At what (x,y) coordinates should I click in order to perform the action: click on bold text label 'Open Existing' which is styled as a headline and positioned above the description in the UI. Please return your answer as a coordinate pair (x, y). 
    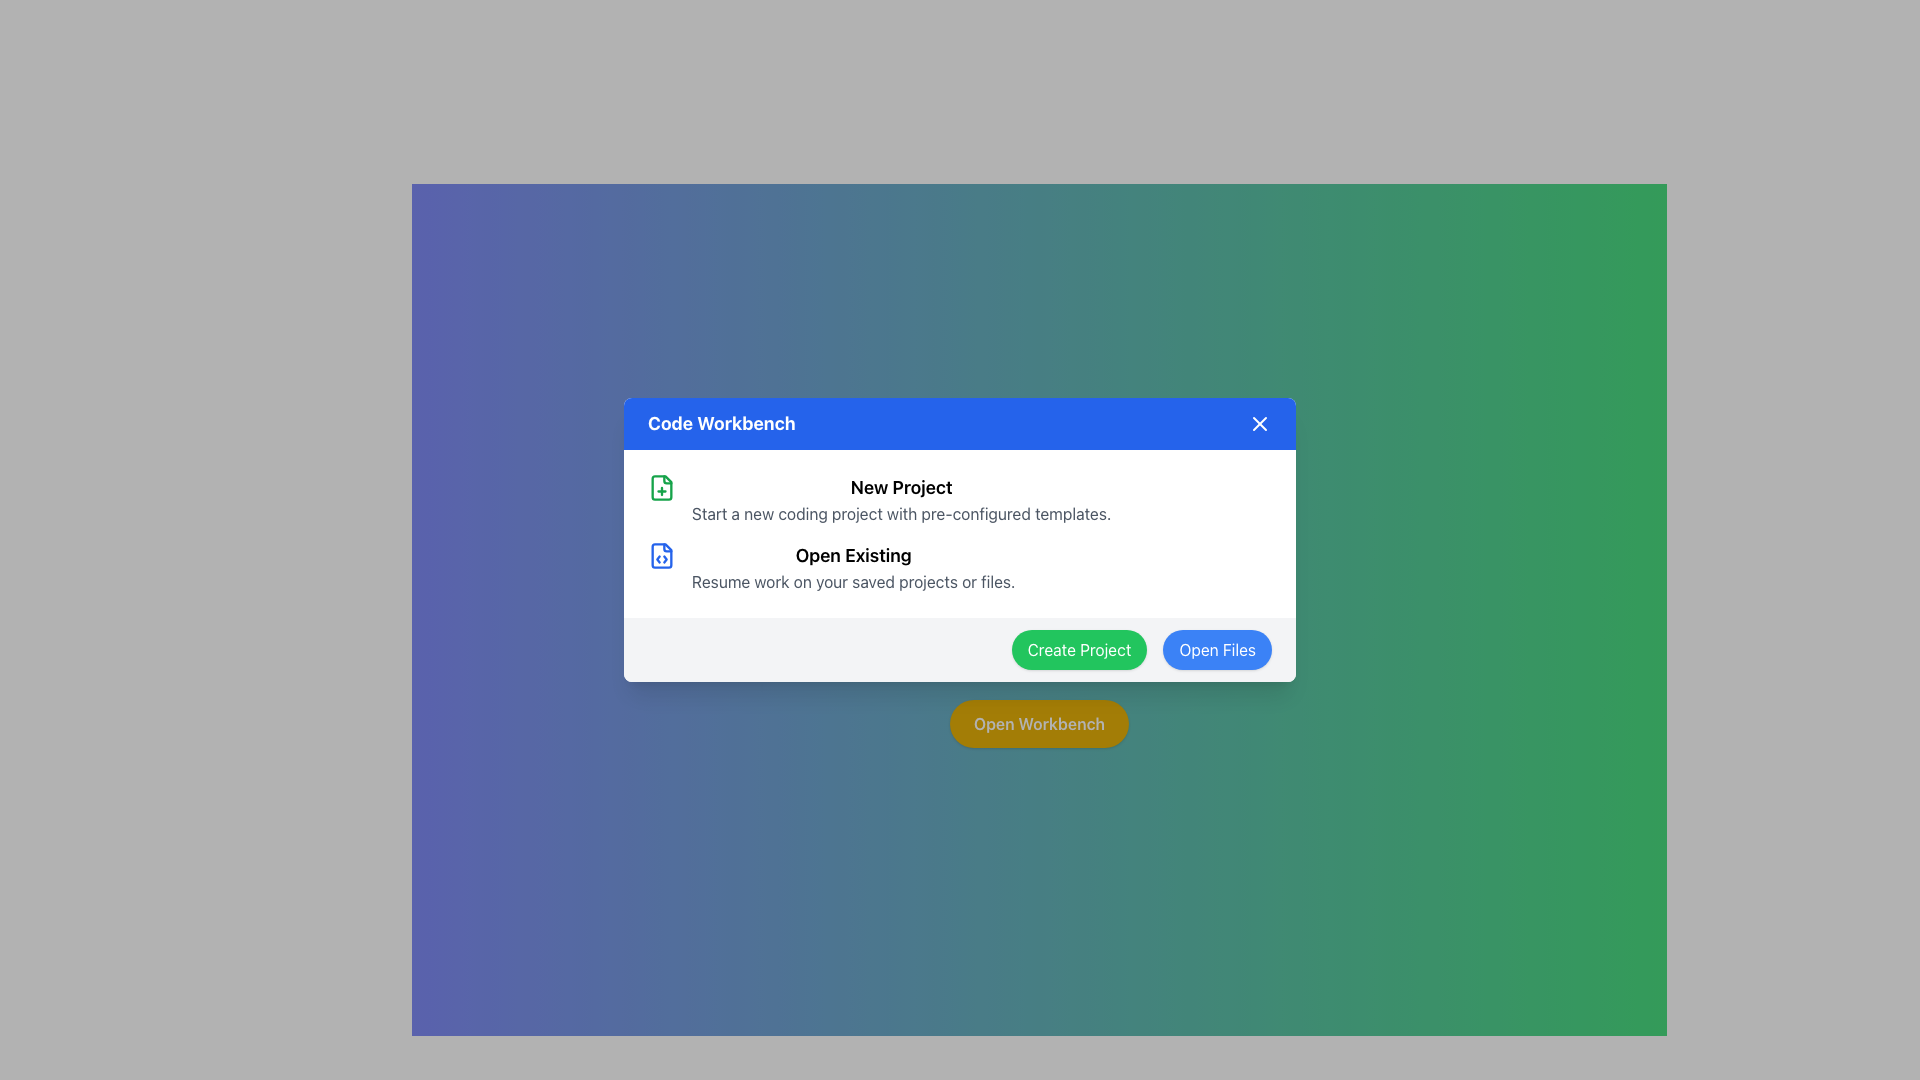
    Looking at the image, I should click on (853, 555).